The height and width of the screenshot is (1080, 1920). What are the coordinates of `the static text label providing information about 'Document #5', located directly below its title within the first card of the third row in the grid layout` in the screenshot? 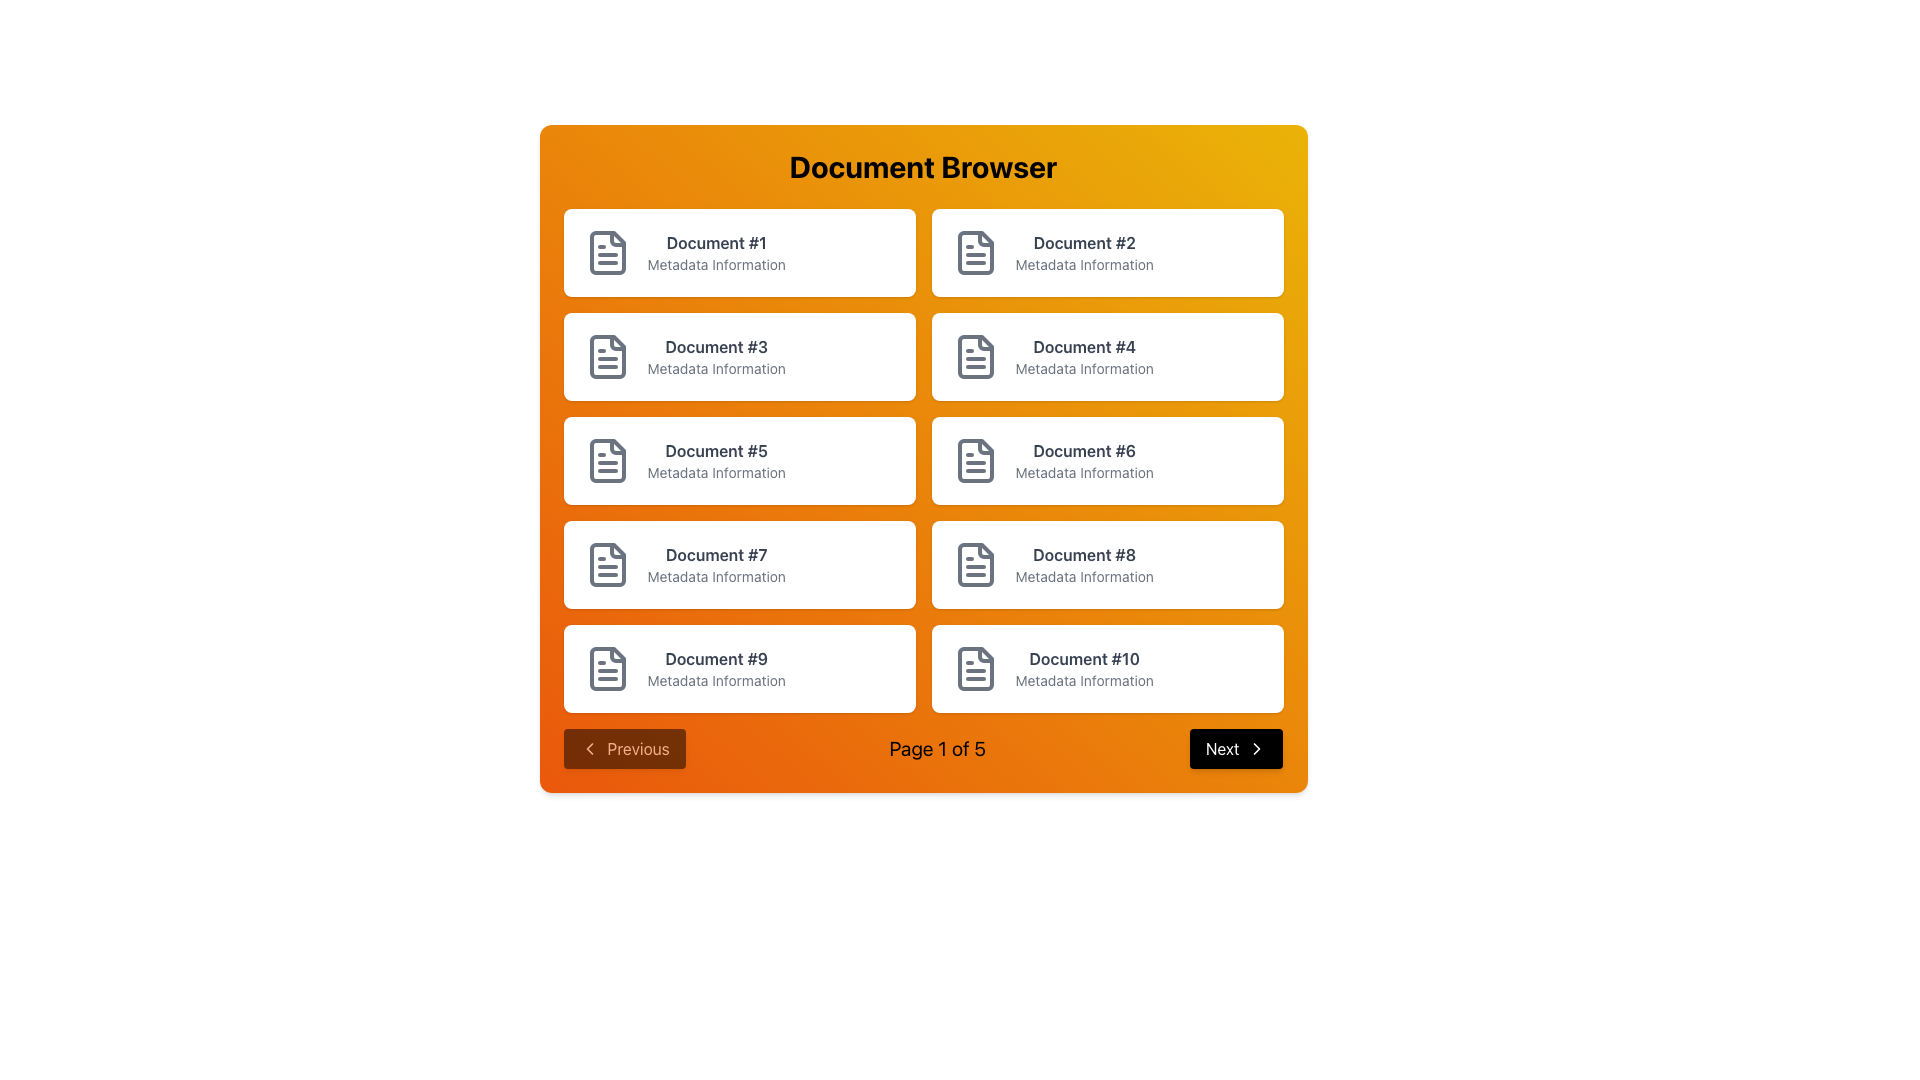 It's located at (716, 473).